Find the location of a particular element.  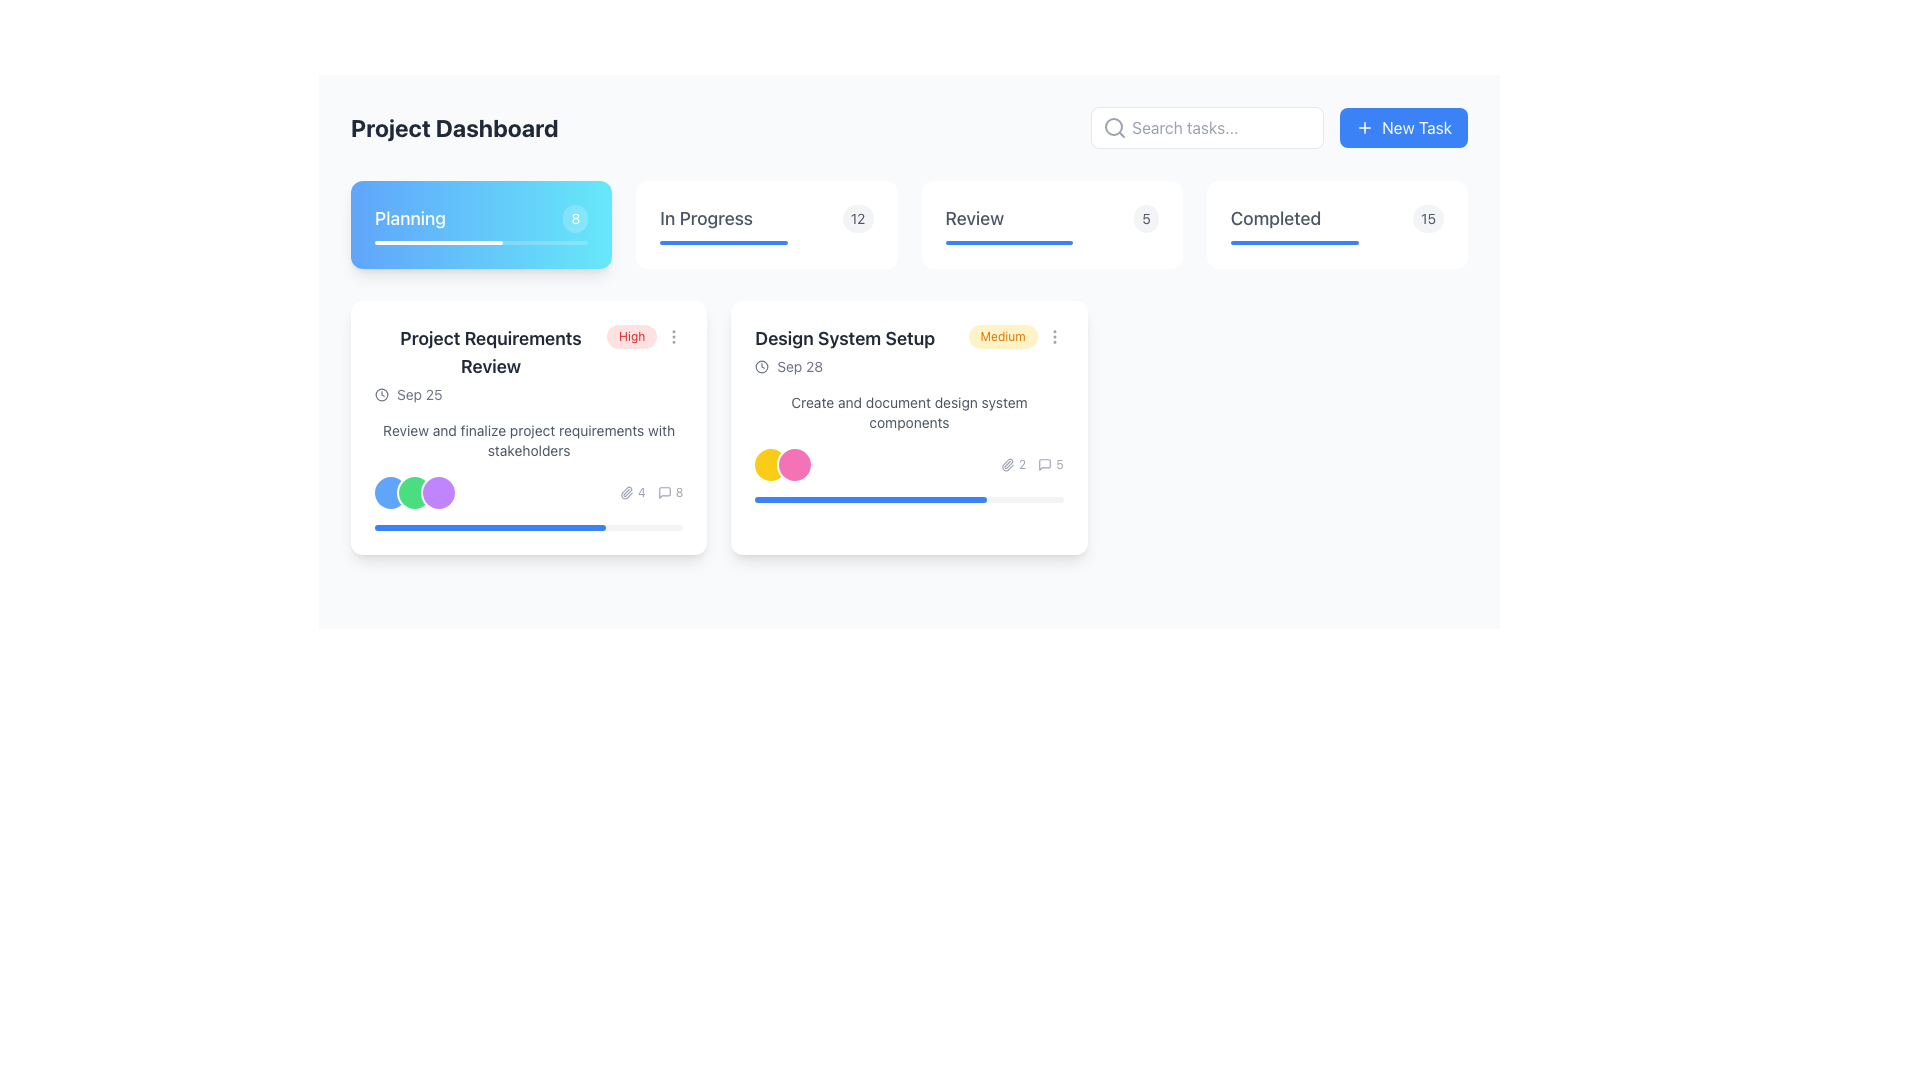

the leftmost interactive badge representing a participant or team member in the 'Design System Setup' task for details or interactions is located at coordinates (770, 465).